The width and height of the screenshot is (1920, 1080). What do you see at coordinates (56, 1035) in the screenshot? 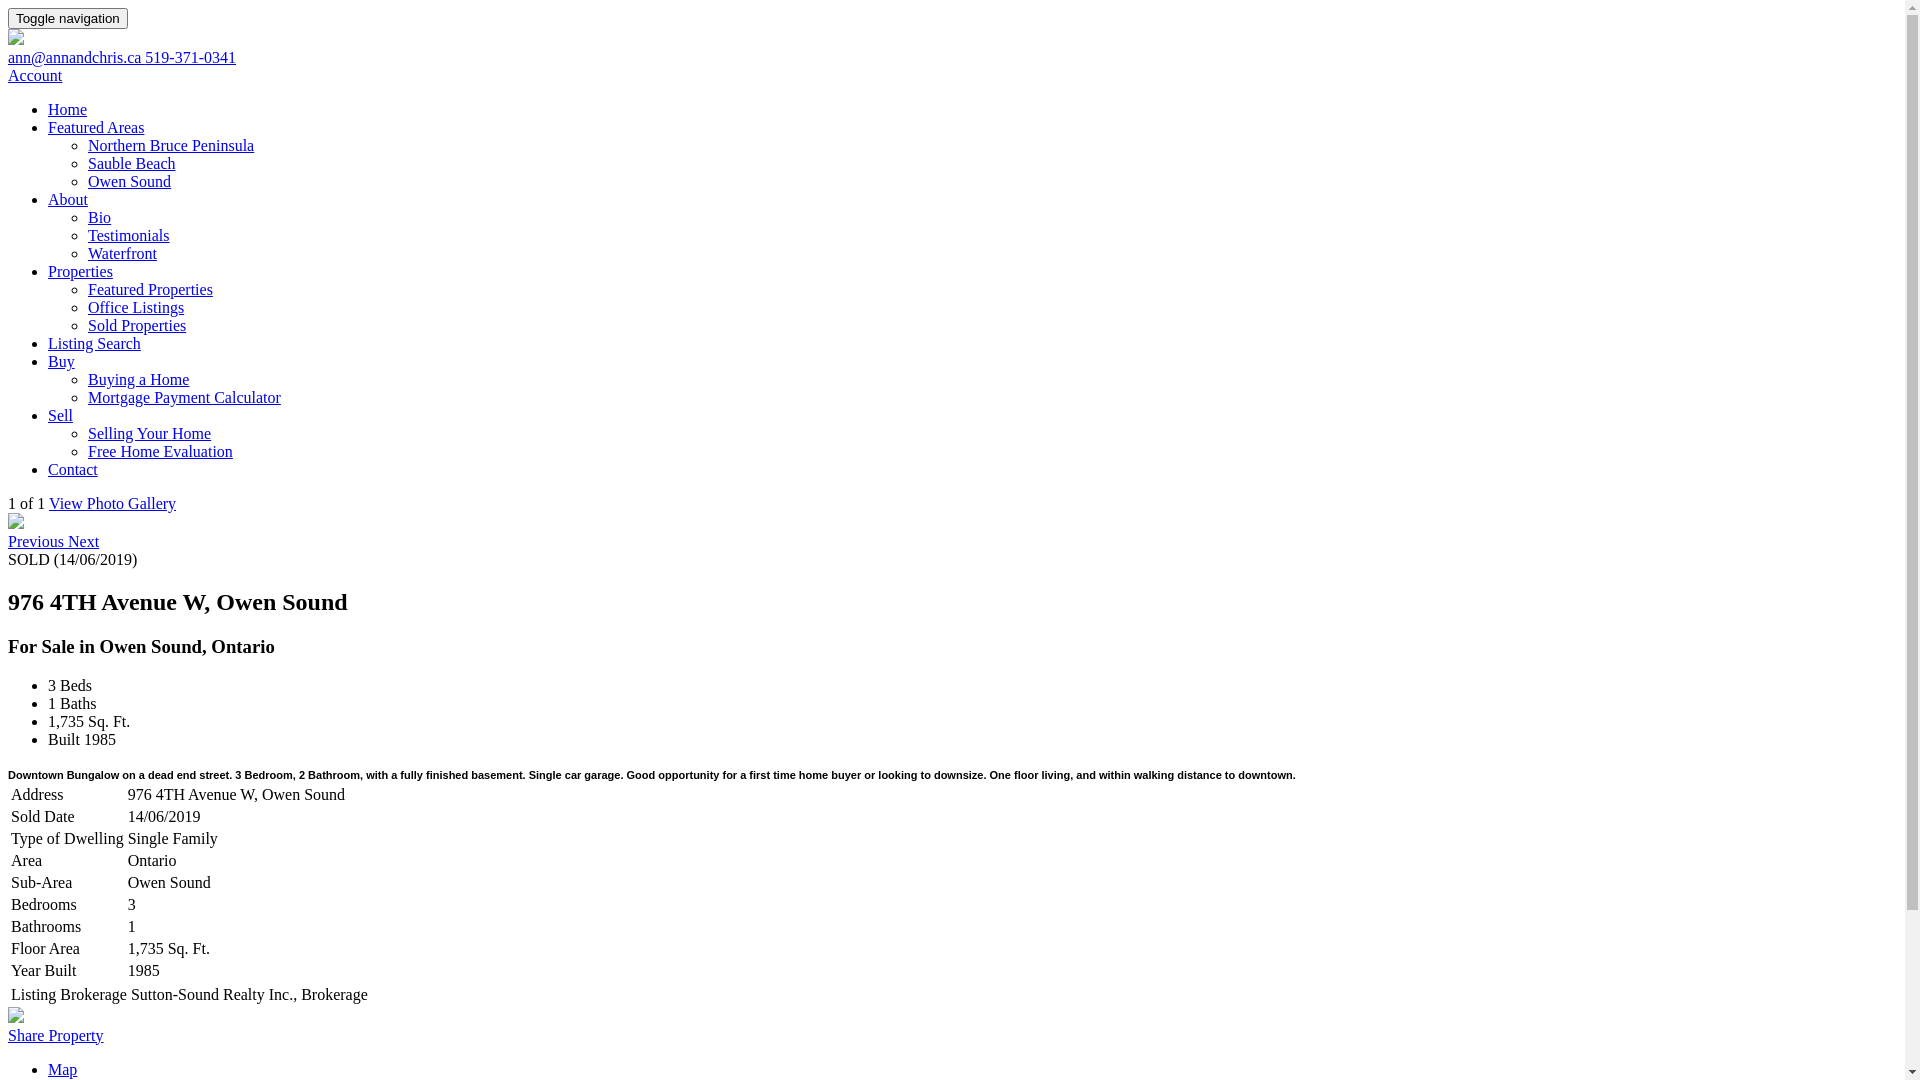
I see `'Share Property'` at bounding box center [56, 1035].